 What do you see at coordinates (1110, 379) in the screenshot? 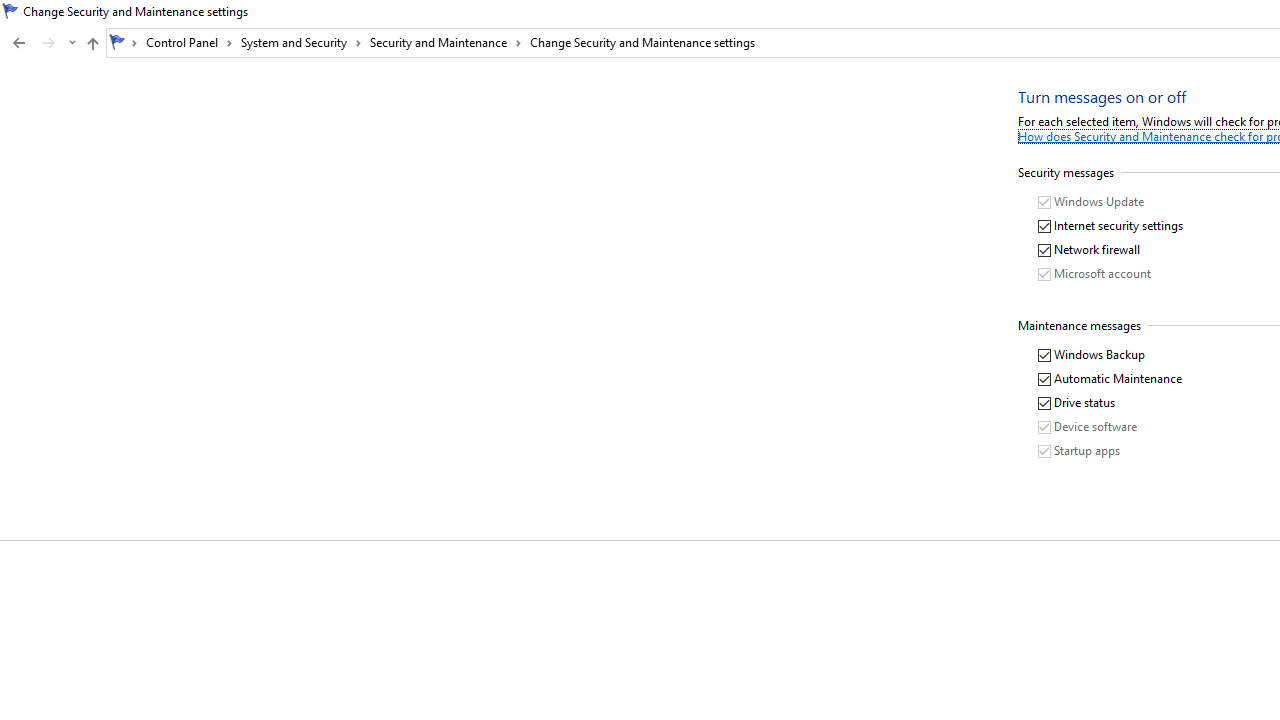
I see `'Automatic Maintenance'` at bounding box center [1110, 379].